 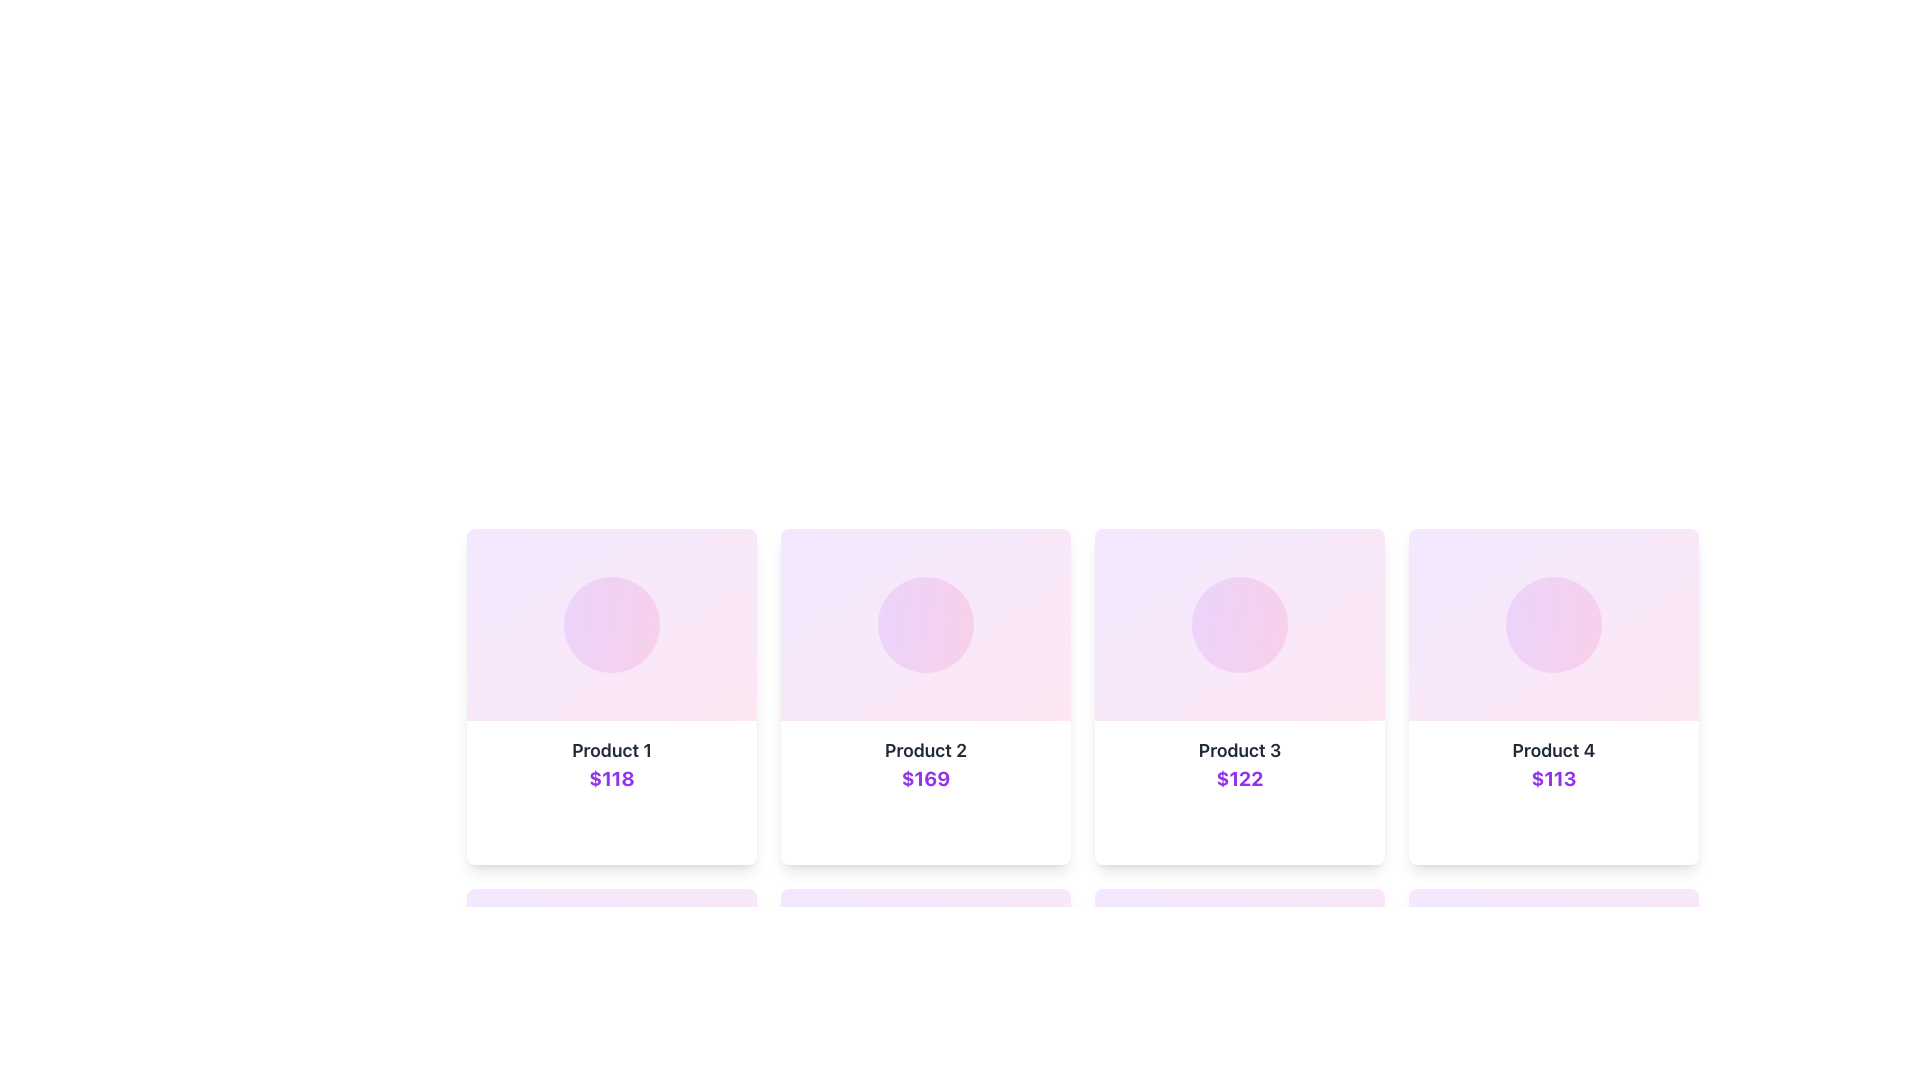 I want to click on the circular decorative element with a gradient fill transitioning from purple to pink, located centrally in the top portion of the 'Product 4' card, so click(x=1553, y=623).